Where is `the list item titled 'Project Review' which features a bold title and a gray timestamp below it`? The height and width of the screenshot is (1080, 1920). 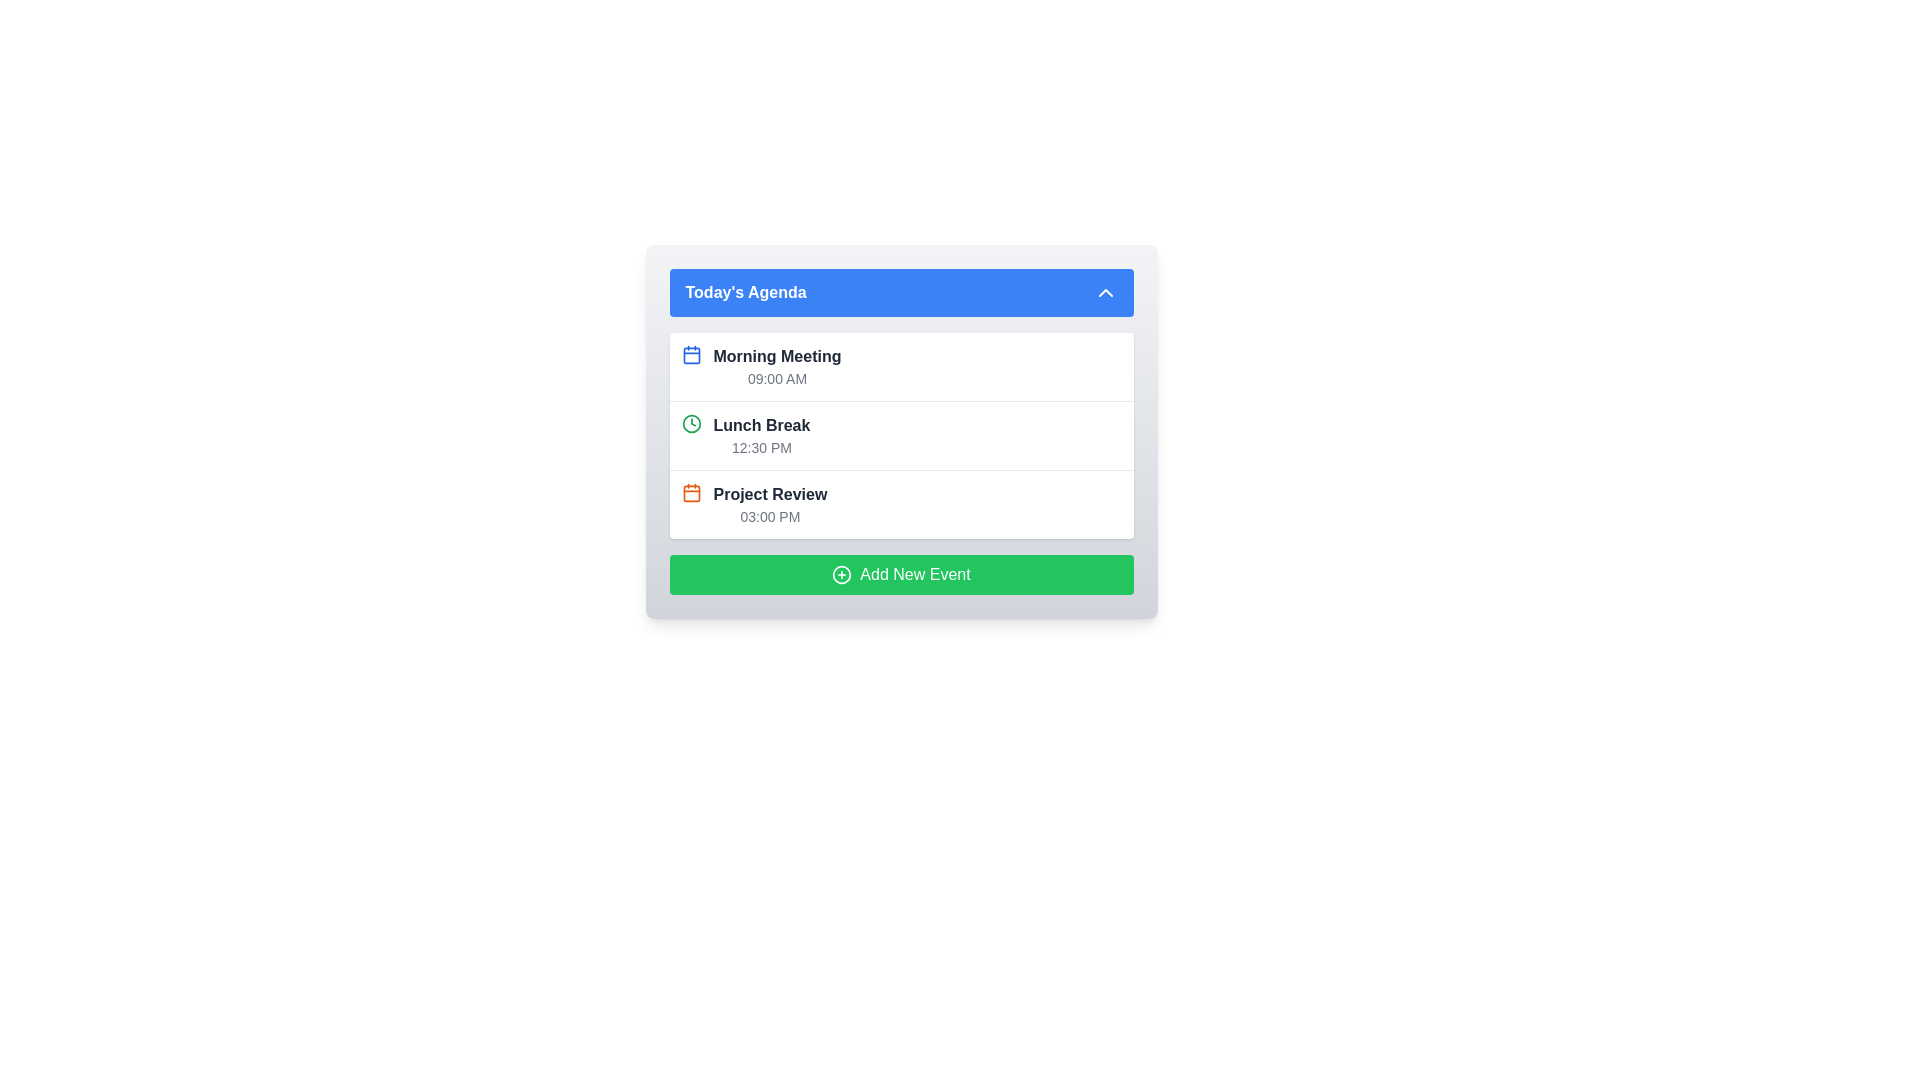 the list item titled 'Project Review' which features a bold title and a gray timestamp below it is located at coordinates (900, 503).